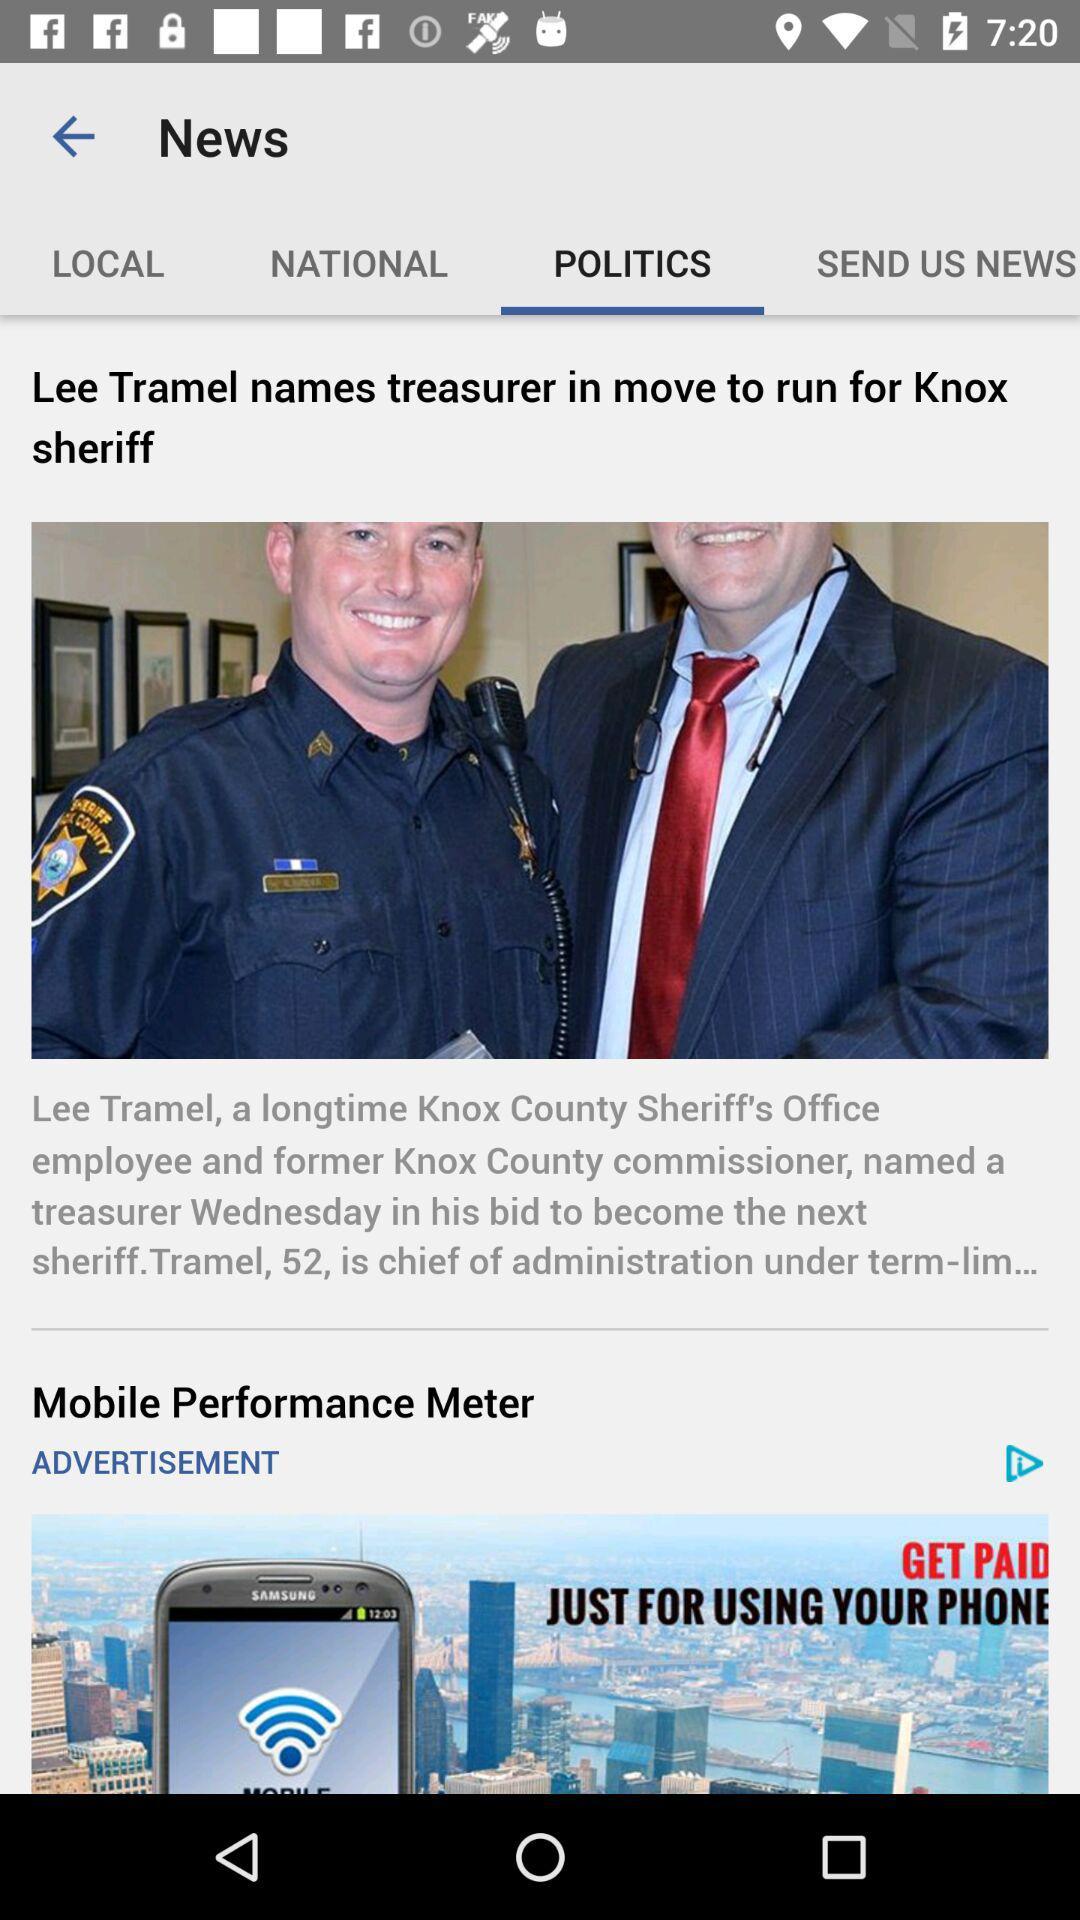 This screenshot has width=1080, height=1920. Describe the element at coordinates (540, 1400) in the screenshot. I see `the item below the lee tramel a icon` at that location.